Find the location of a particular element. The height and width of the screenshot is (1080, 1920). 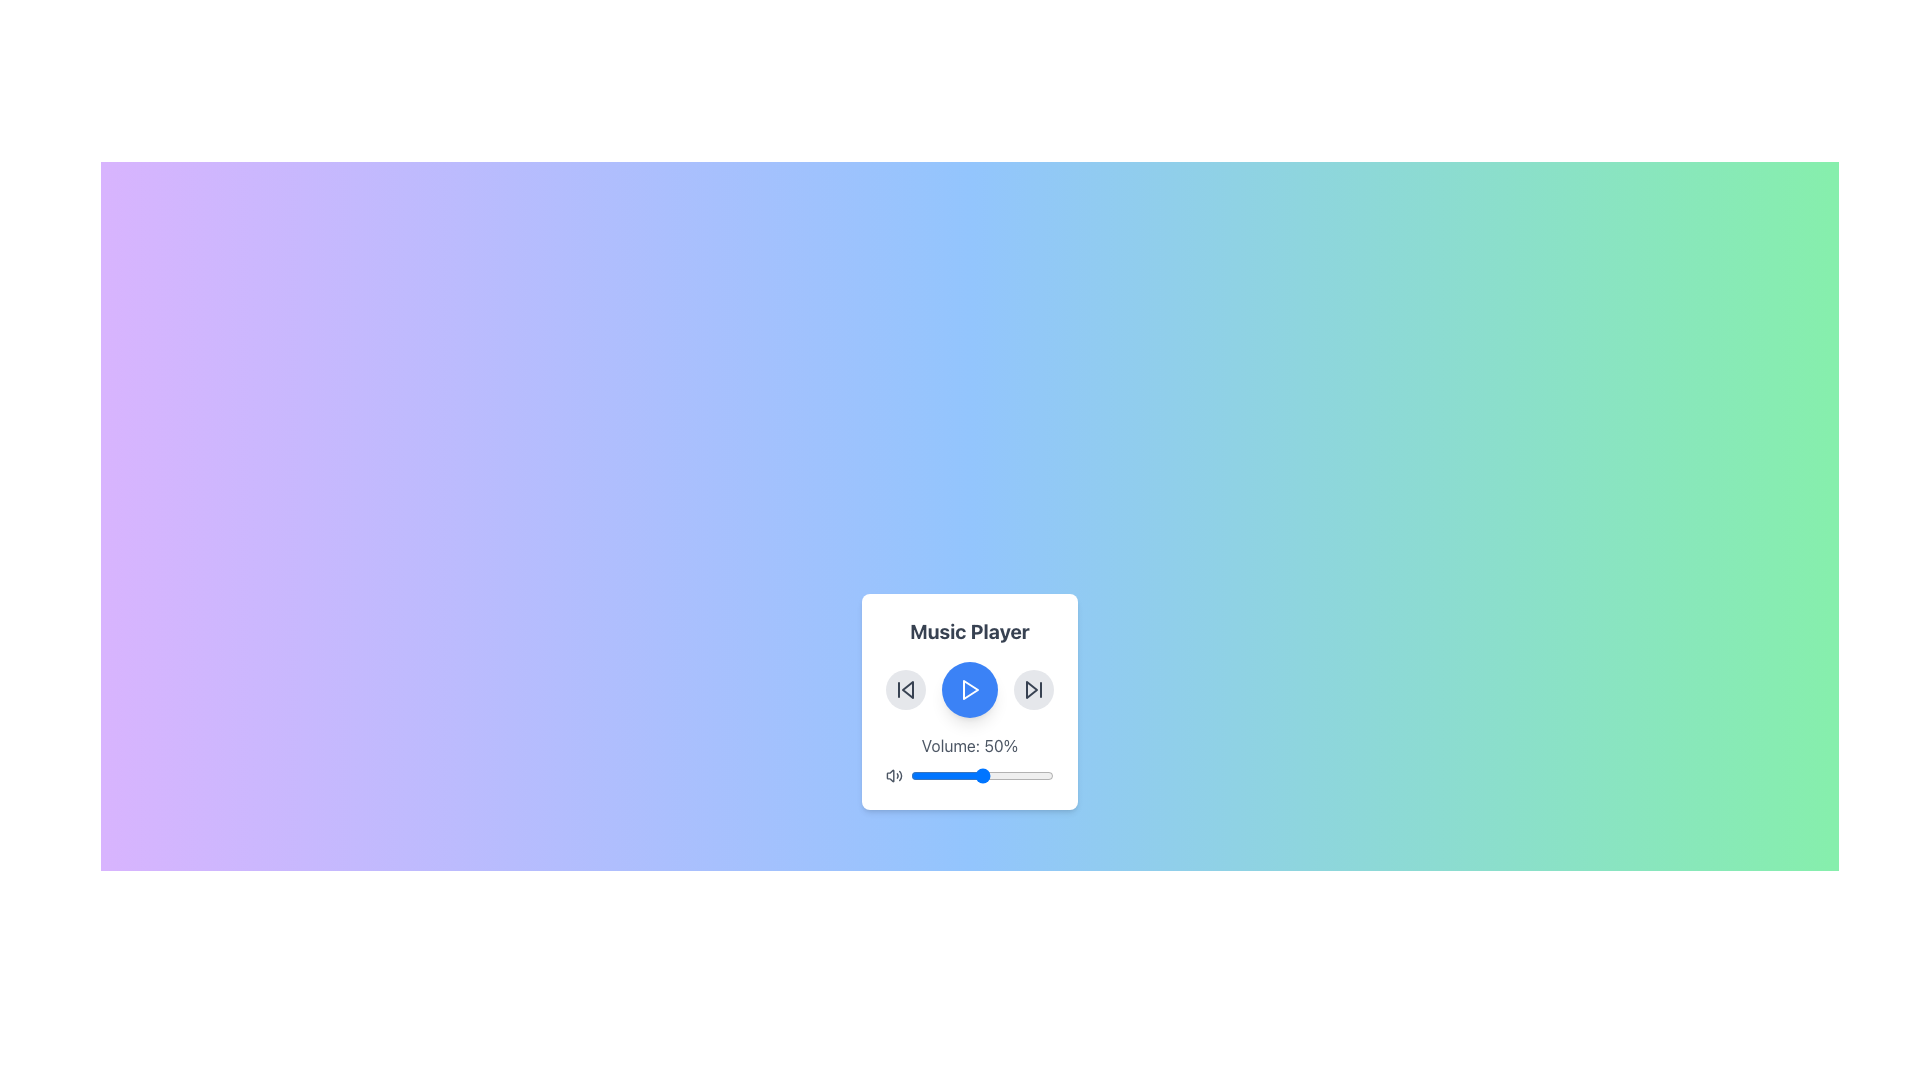

volume level is located at coordinates (999, 774).